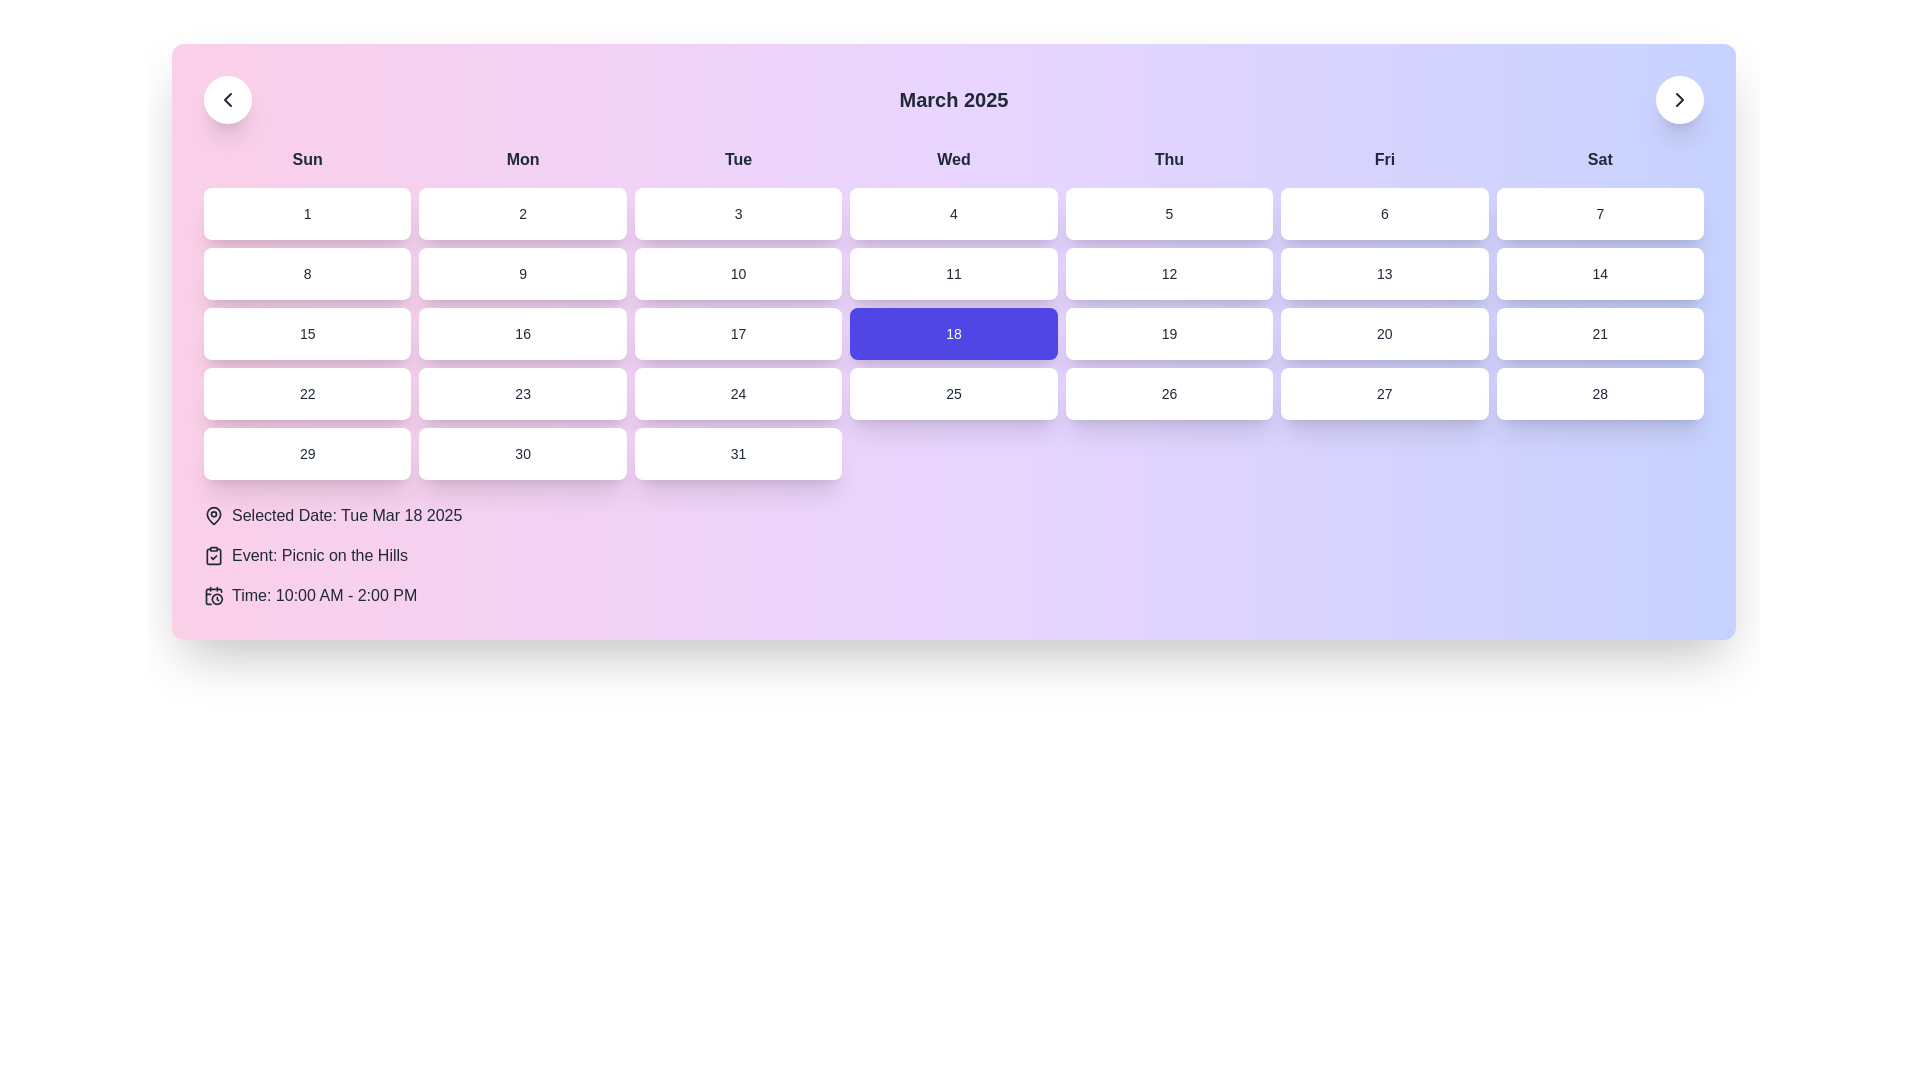  Describe the element at coordinates (1383, 333) in the screenshot. I see `the button displaying the number '20', which is part of a calendar grid layout and located in the fifth column of the third row` at that location.